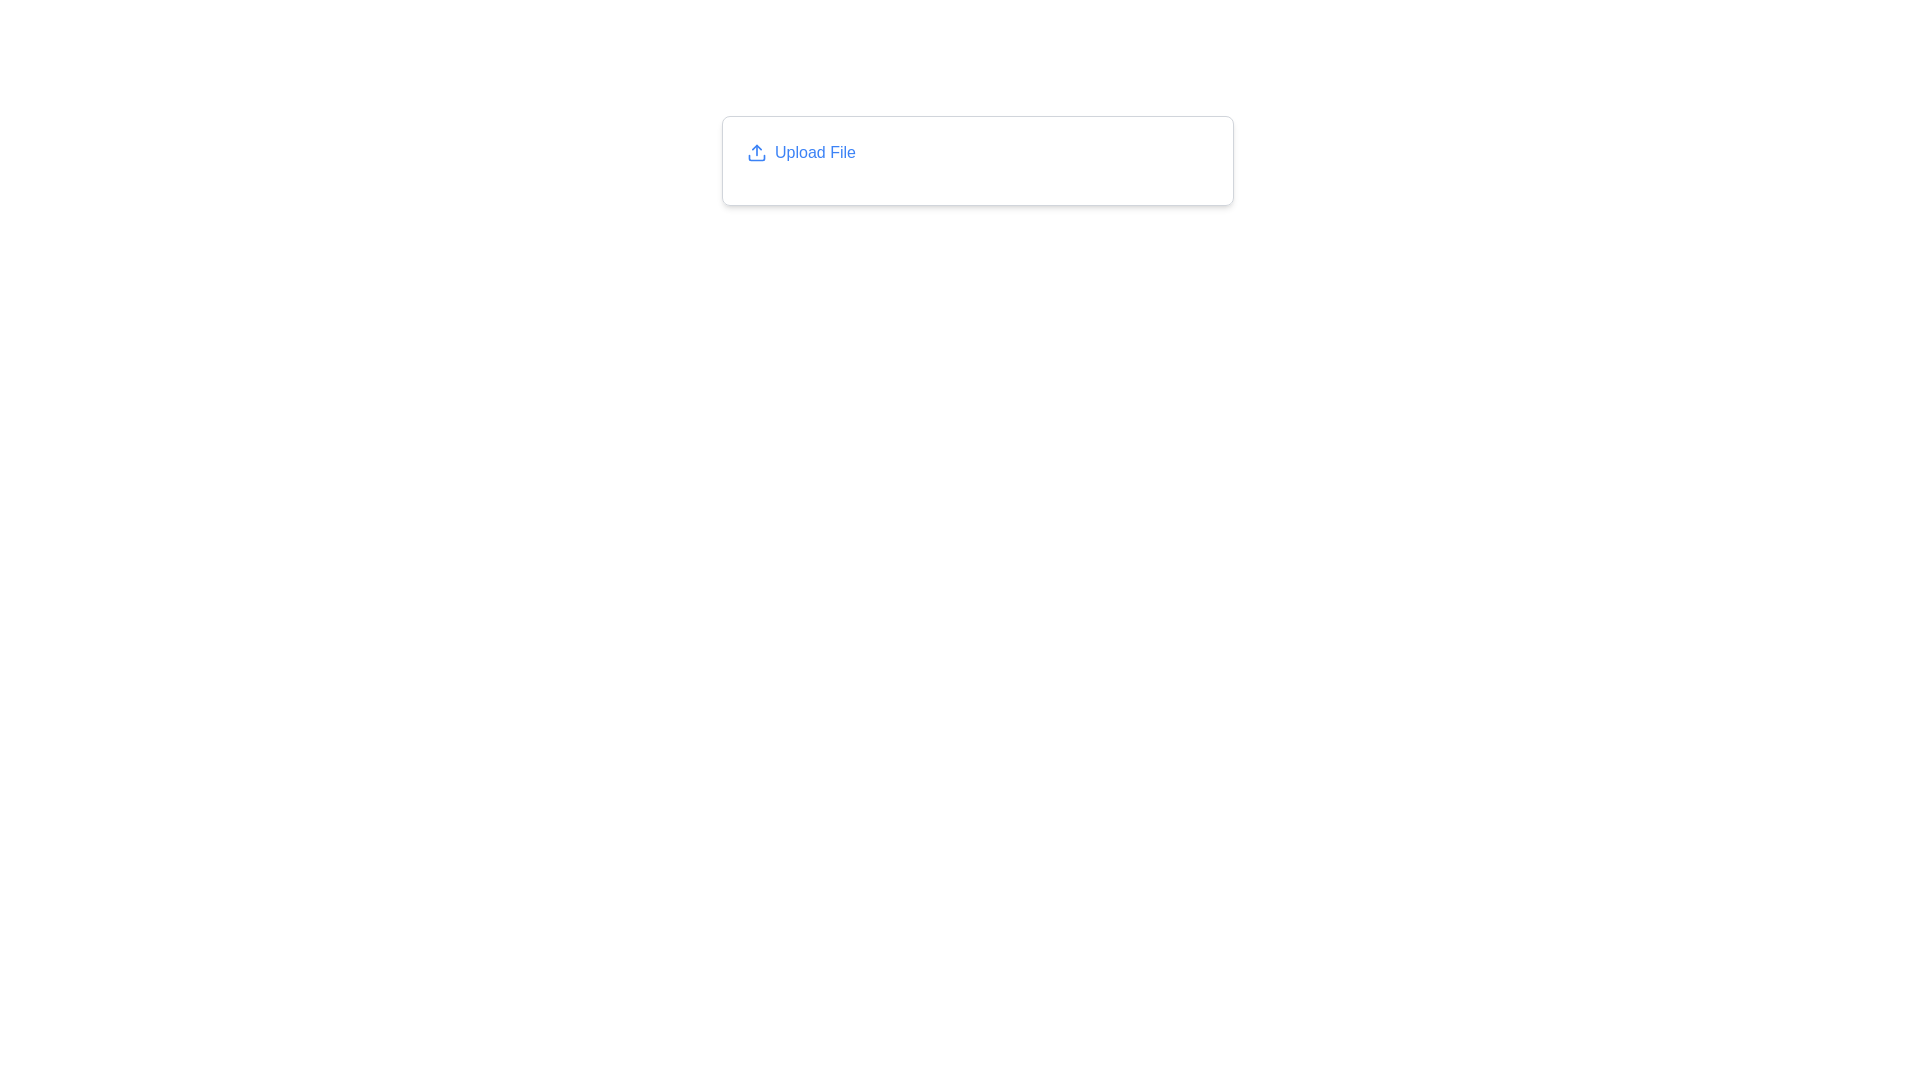 The image size is (1920, 1080). What do you see at coordinates (756, 152) in the screenshot?
I see `the upload icon, which is styled with a blue stroke and features an upward-pointing arrow emerging from a flat base, located at the center-left of the 'Upload File' text label` at bounding box center [756, 152].